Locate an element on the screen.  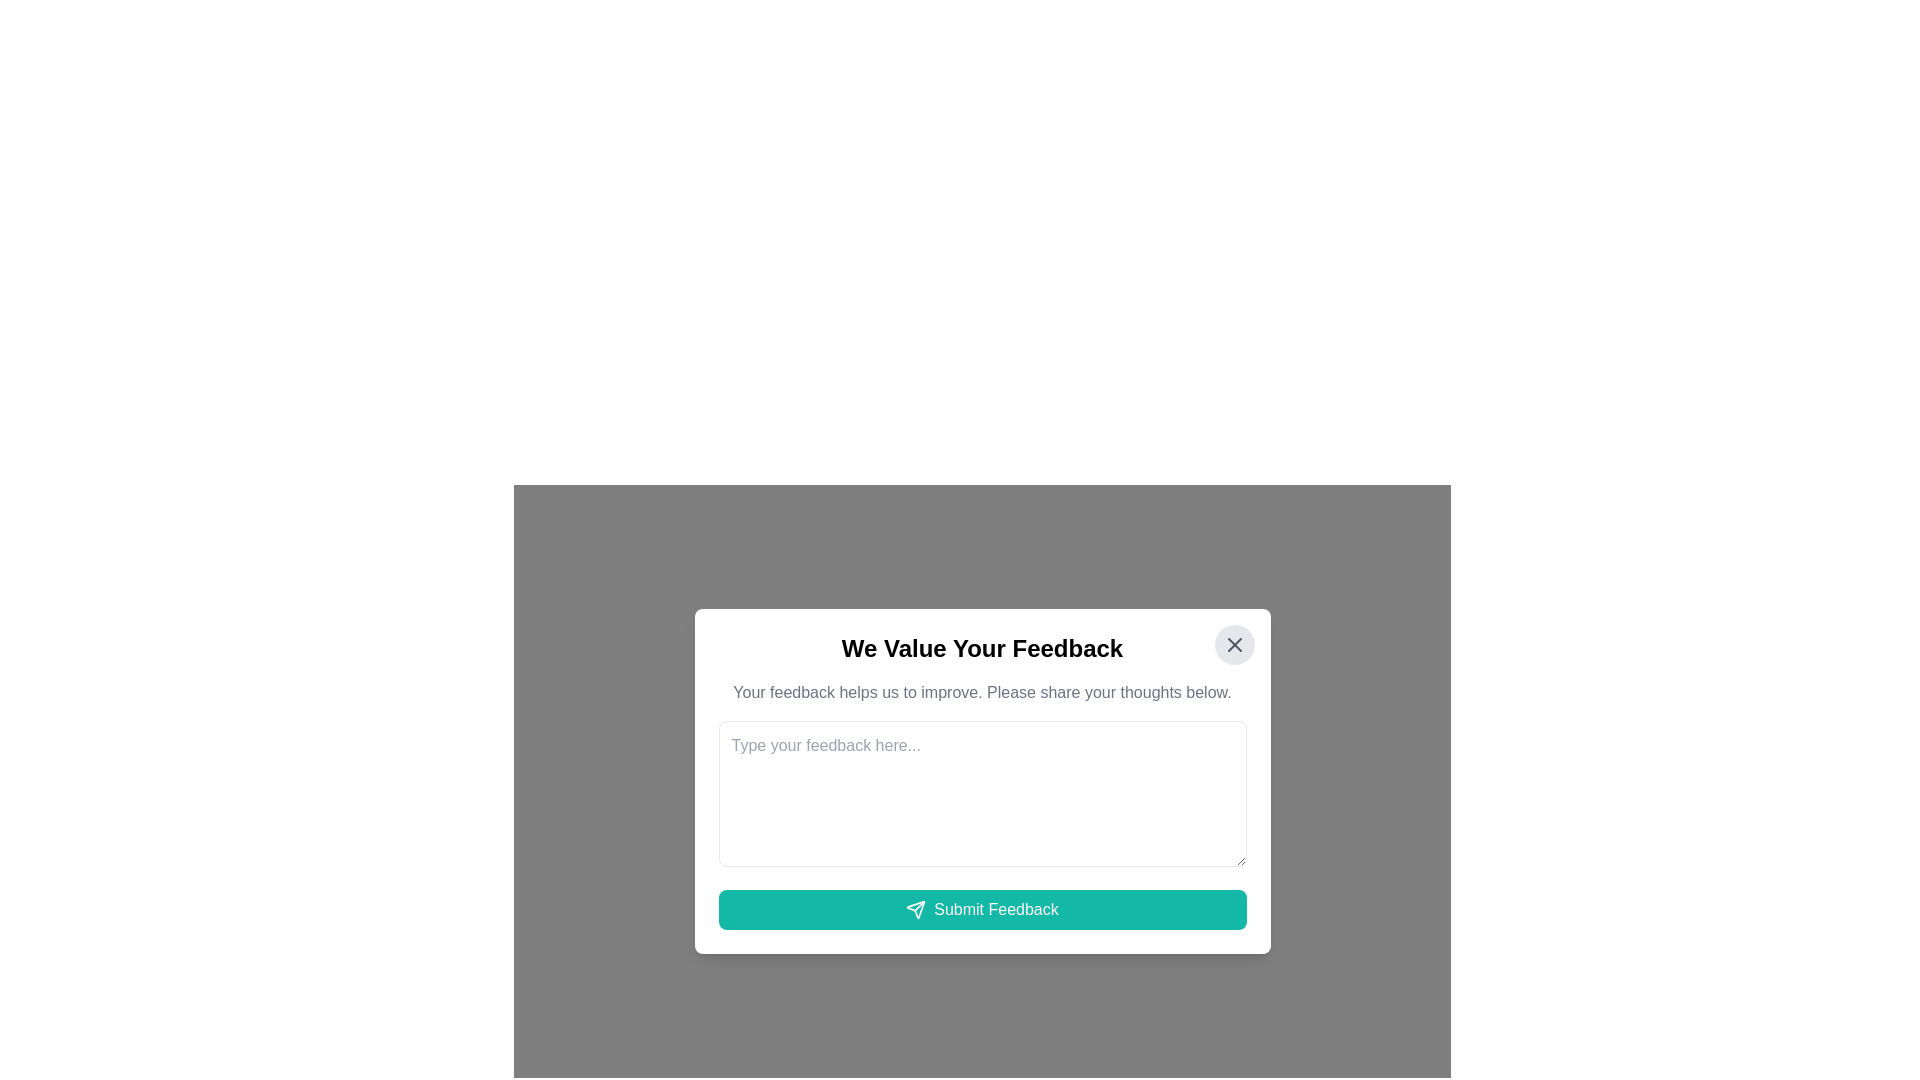
the header that reads 'We Value Your Feedback', which is styled with a larger font size and bold weight, positioned at the top of the dialog box is located at coordinates (982, 648).